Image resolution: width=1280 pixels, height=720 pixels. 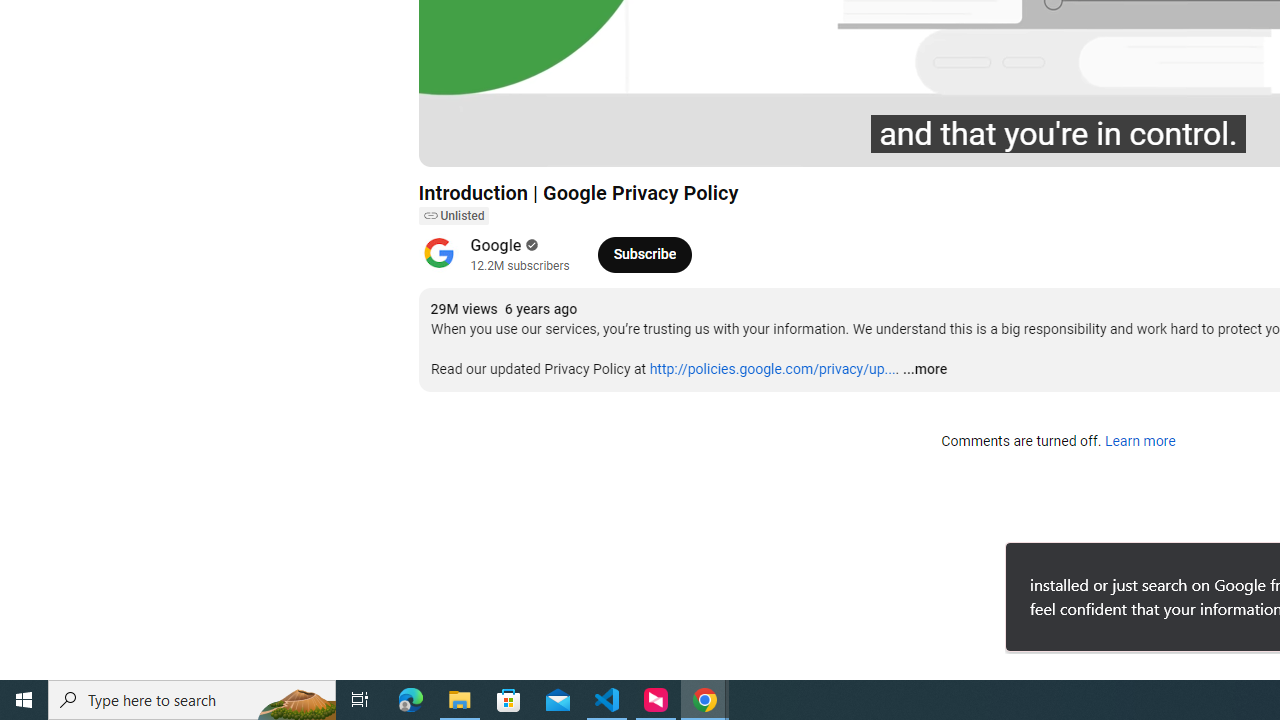 I want to click on 'Unlisted', so click(x=452, y=216).